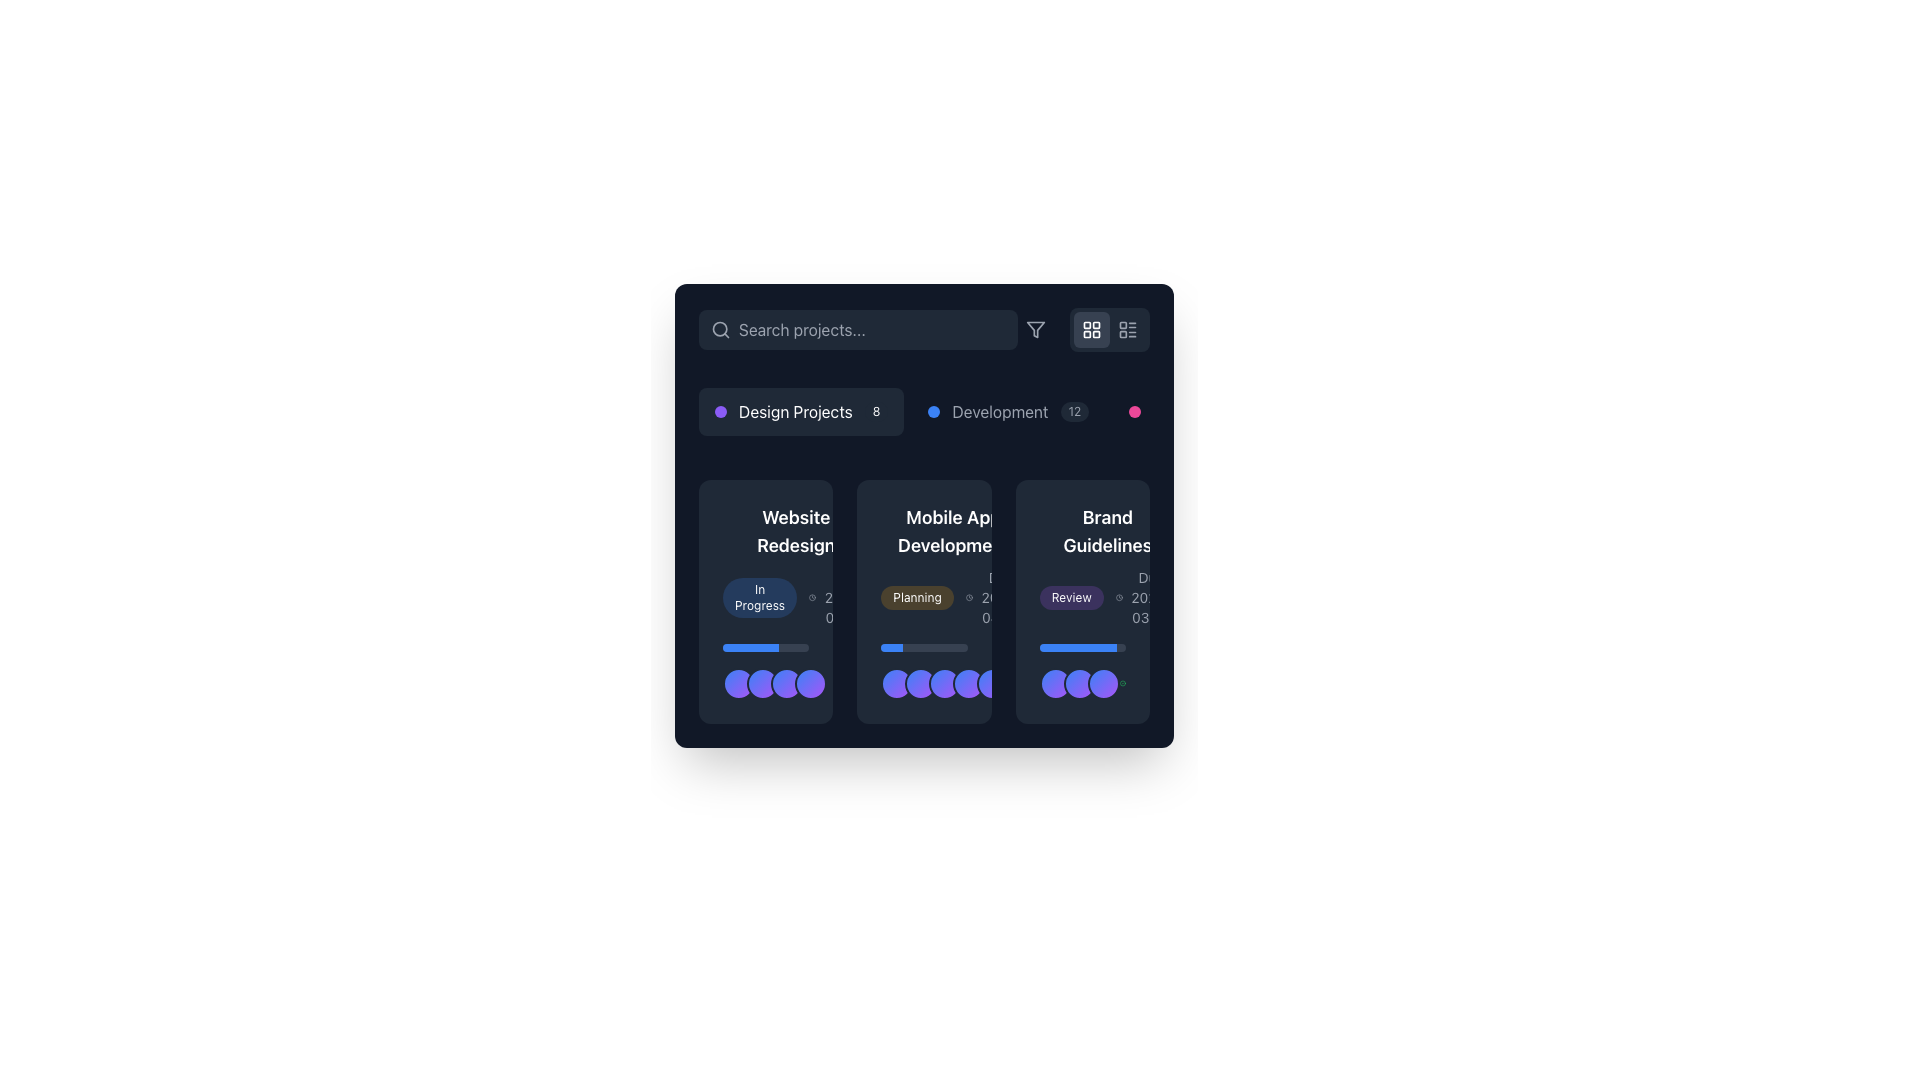  What do you see at coordinates (1081, 648) in the screenshot?
I see `the progress bar located in the 'Brand Guidelines' card, just below the 'Review' label and above the circular elements` at bounding box center [1081, 648].